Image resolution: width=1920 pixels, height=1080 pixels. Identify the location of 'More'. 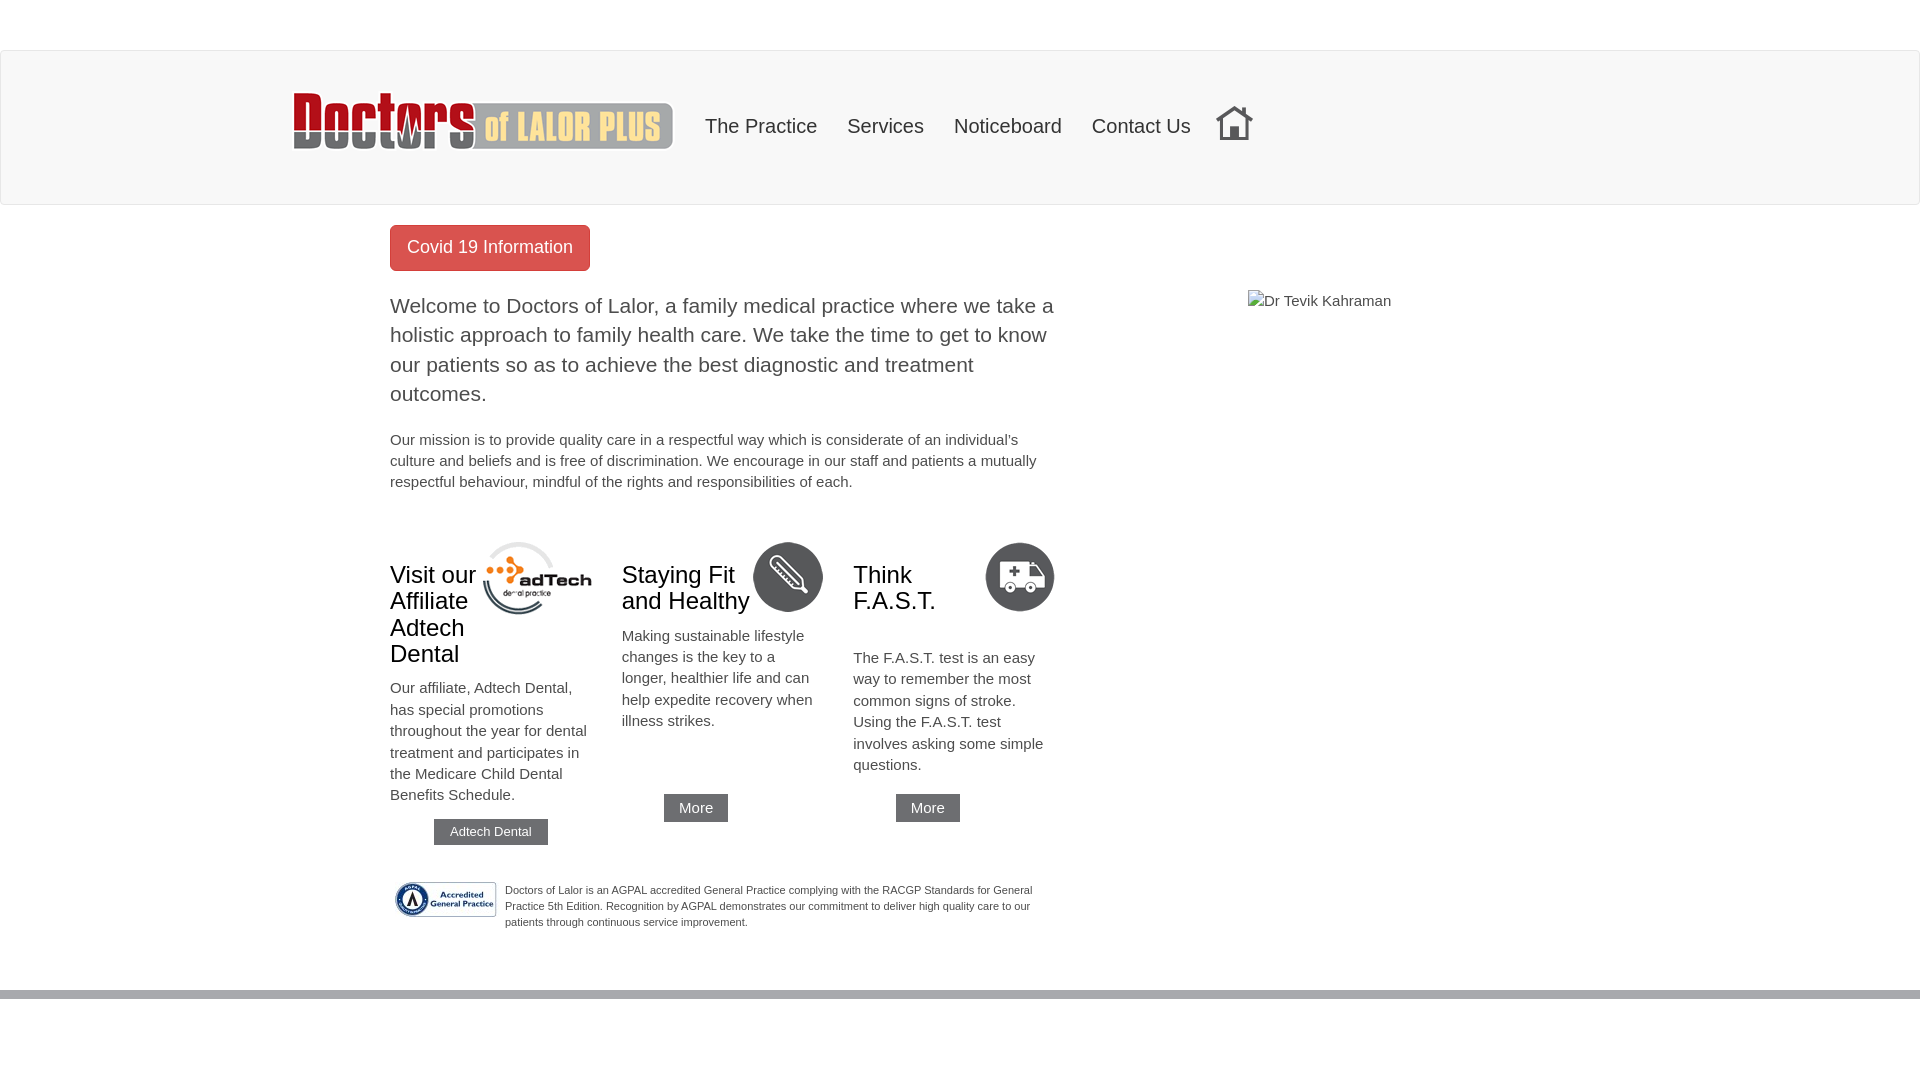
(696, 806).